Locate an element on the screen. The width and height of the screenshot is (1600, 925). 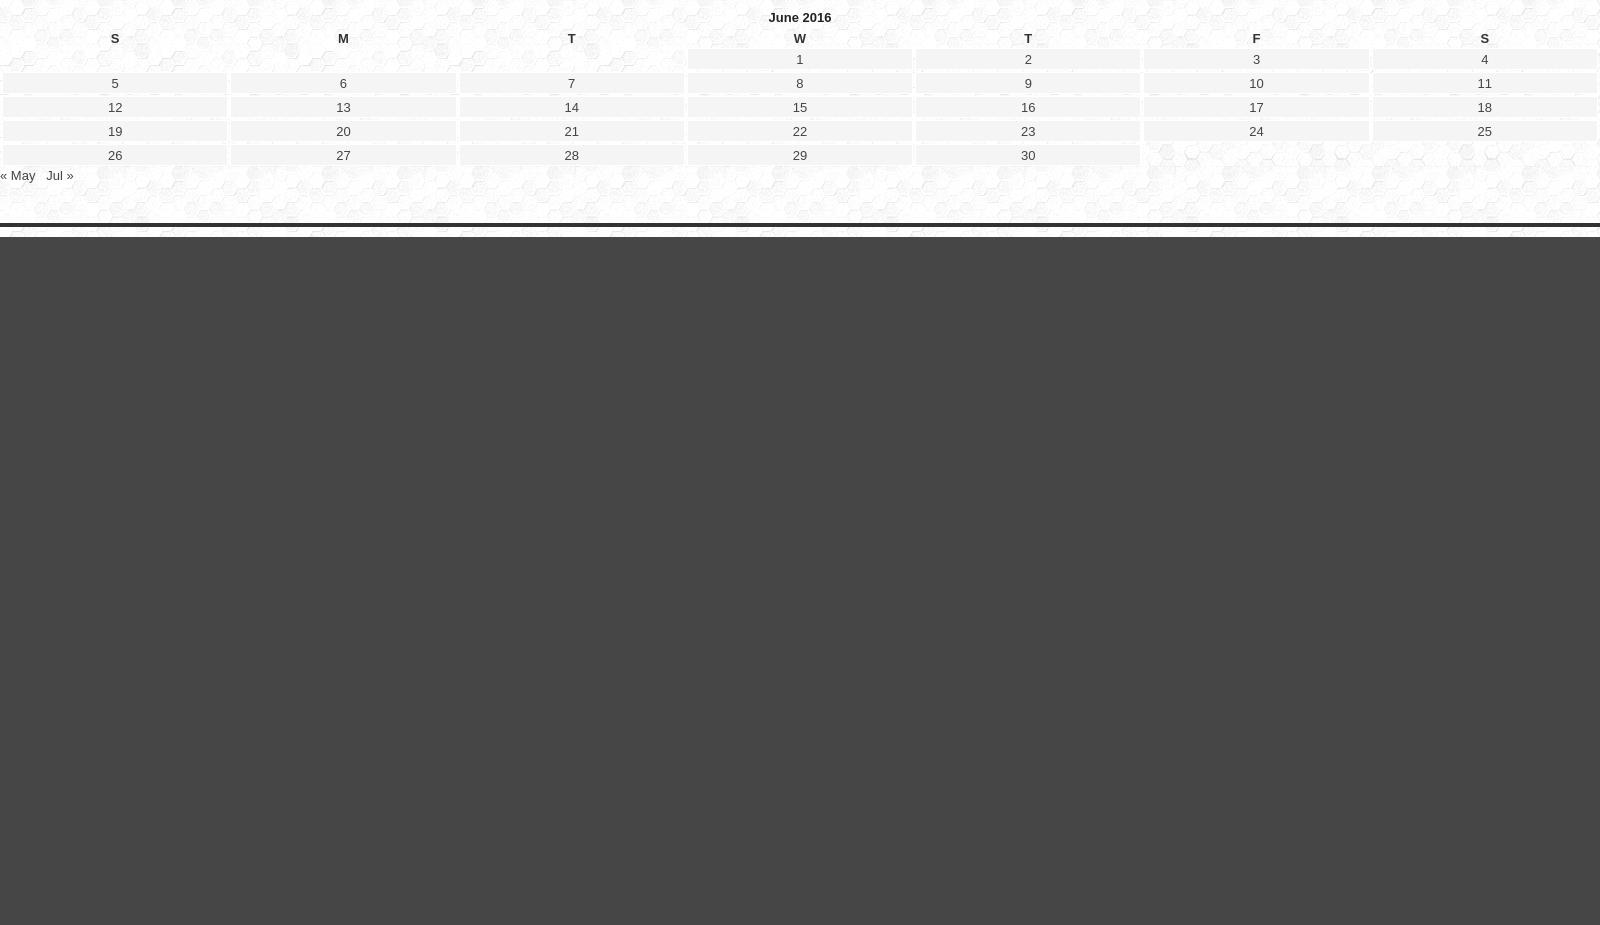
'20' is located at coordinates (343, 623).